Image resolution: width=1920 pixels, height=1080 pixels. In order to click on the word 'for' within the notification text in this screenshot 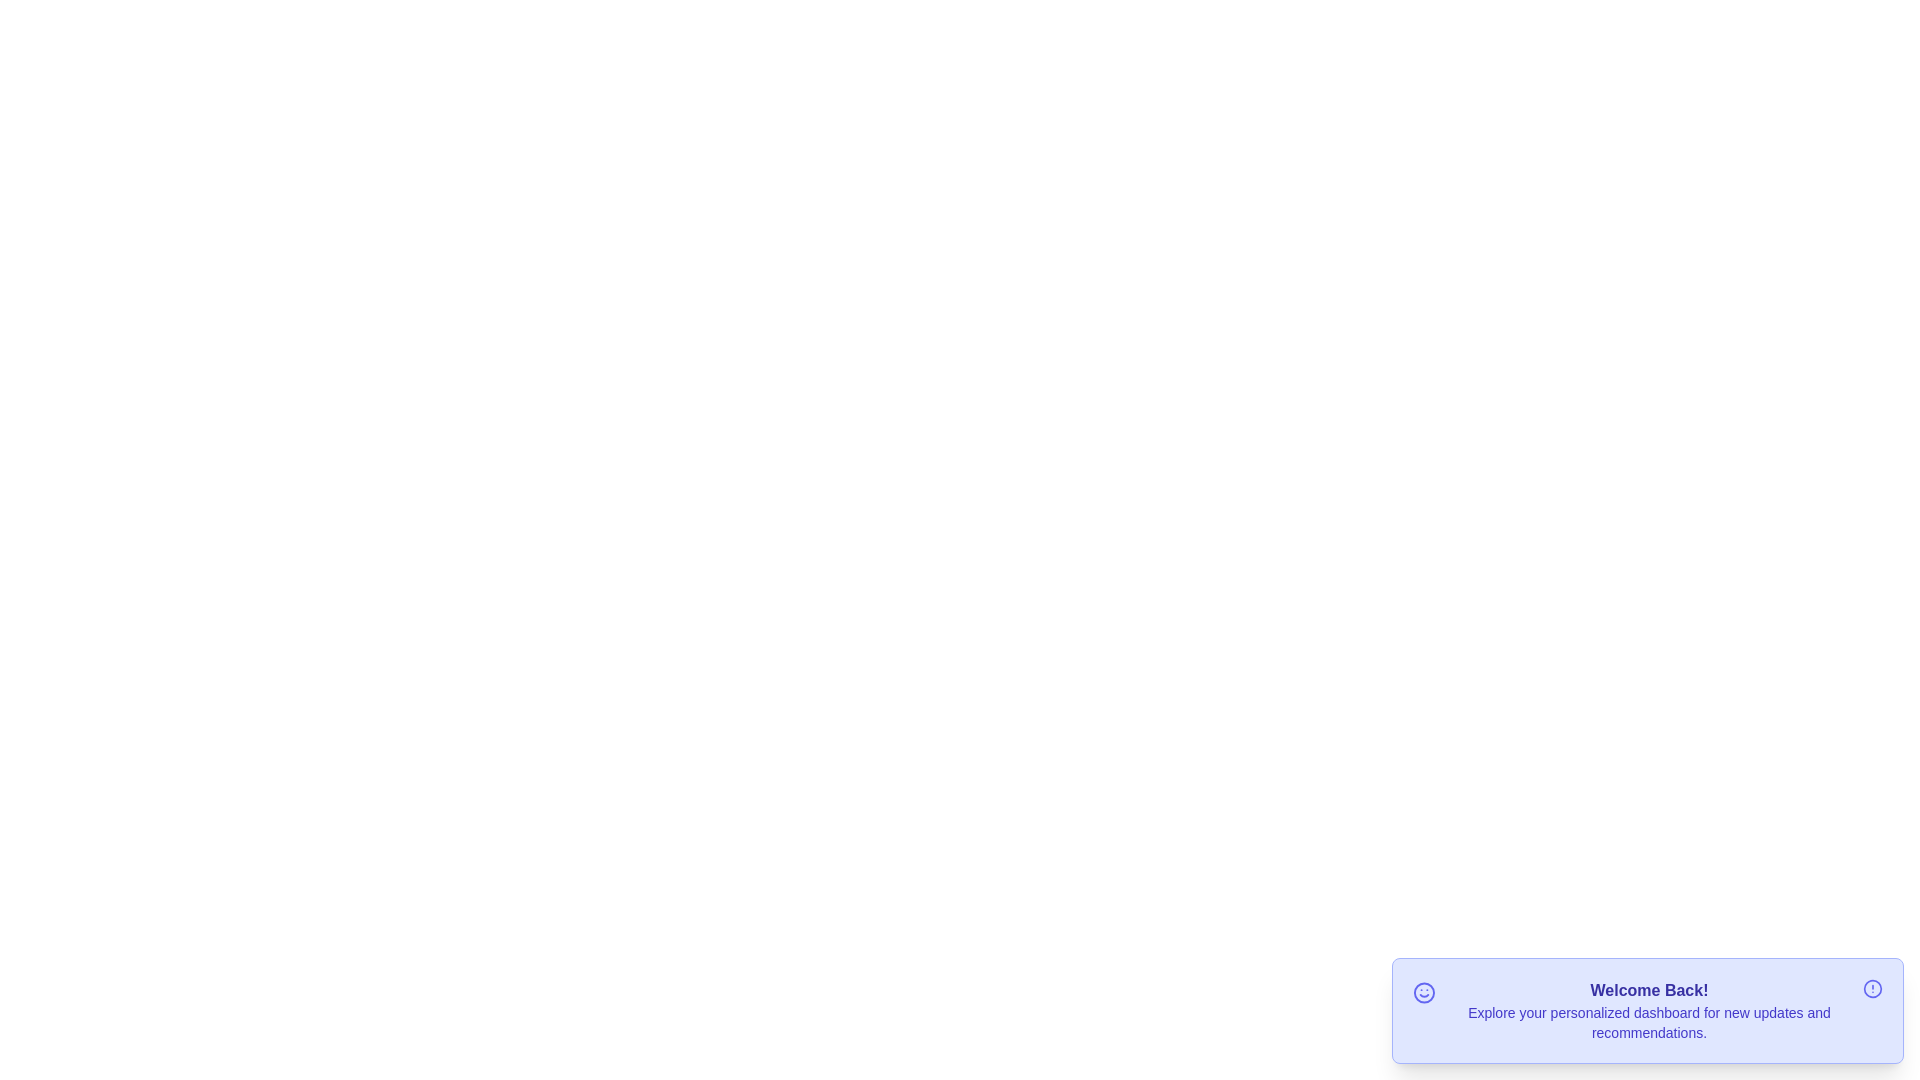, I will do `click(1650, 1002)`.